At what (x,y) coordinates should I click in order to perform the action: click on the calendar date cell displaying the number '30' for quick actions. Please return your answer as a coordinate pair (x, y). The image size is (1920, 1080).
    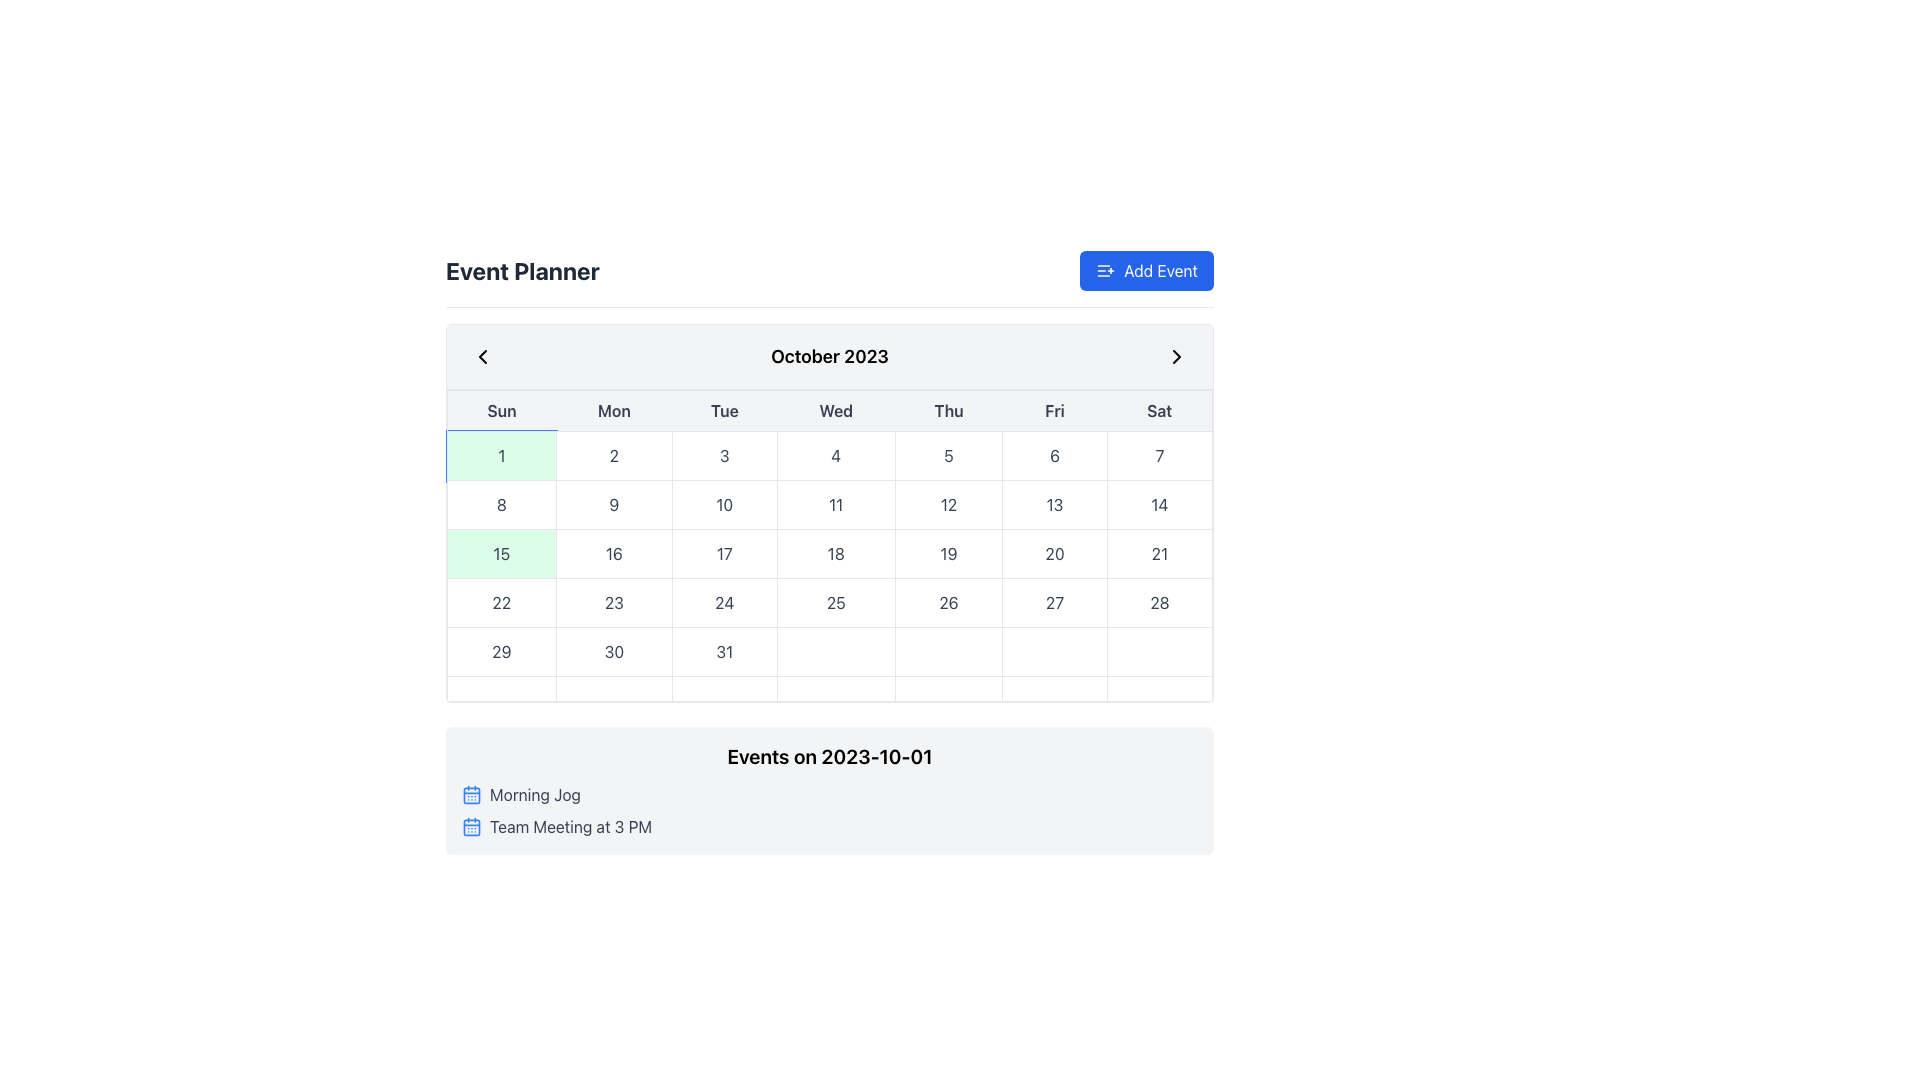
    Looking at the image, I should click on (613, 651).